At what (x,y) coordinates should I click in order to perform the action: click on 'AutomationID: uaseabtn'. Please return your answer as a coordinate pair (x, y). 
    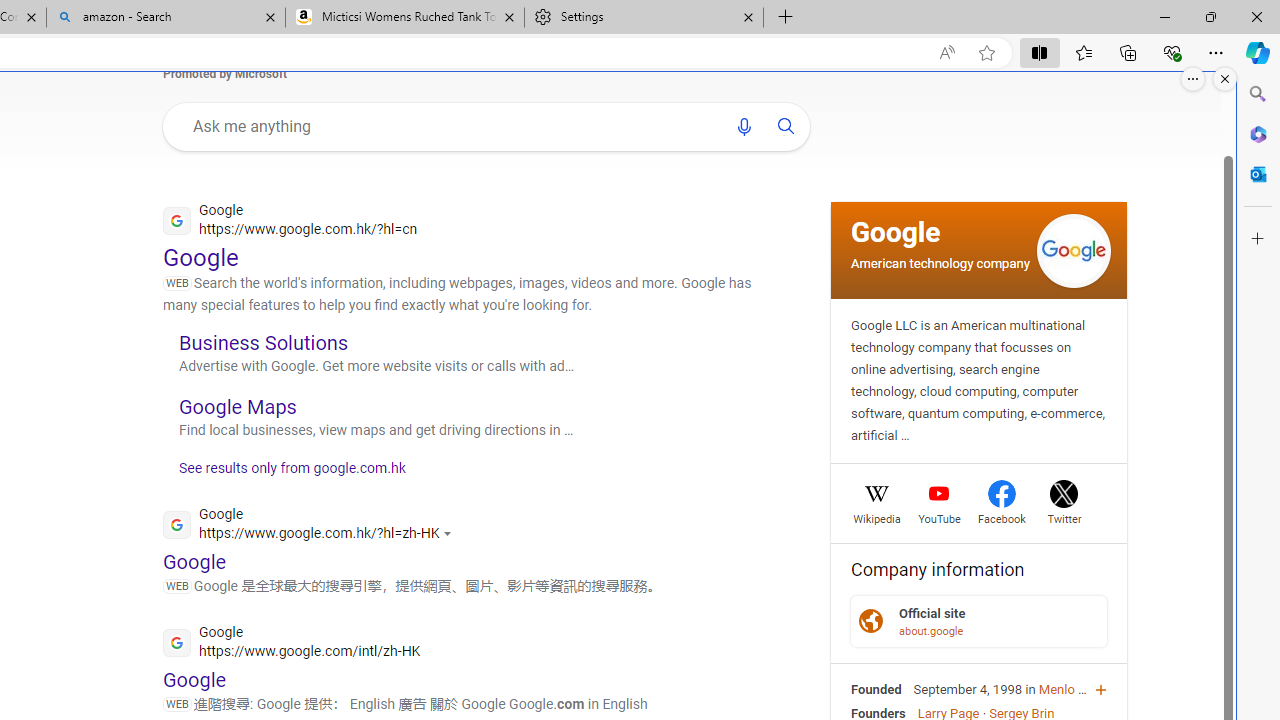
    Looking at the image, I should click on (786, 126).